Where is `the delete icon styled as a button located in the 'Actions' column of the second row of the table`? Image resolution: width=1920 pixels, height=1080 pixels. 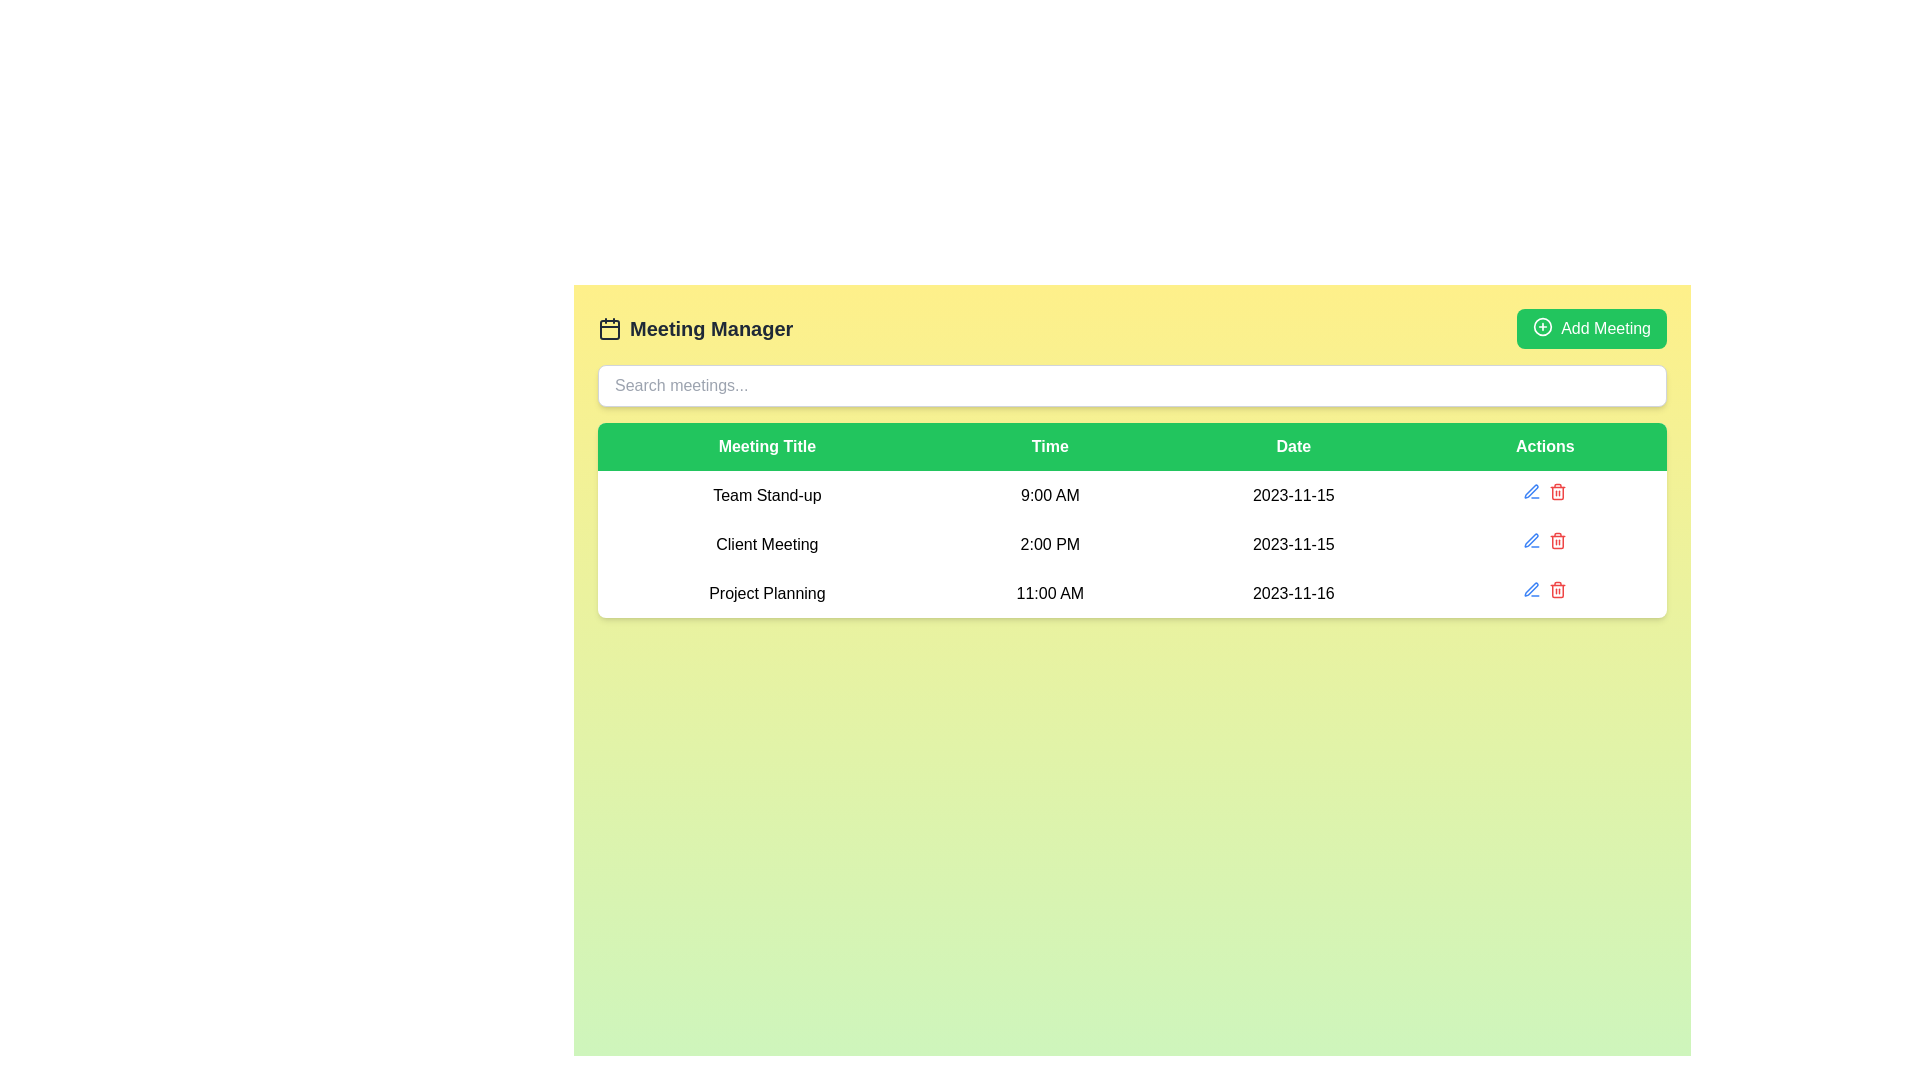 the delete icon styled as a button located in the 'Actions' column of the second row of the table is located at coordinates (1557, 540).